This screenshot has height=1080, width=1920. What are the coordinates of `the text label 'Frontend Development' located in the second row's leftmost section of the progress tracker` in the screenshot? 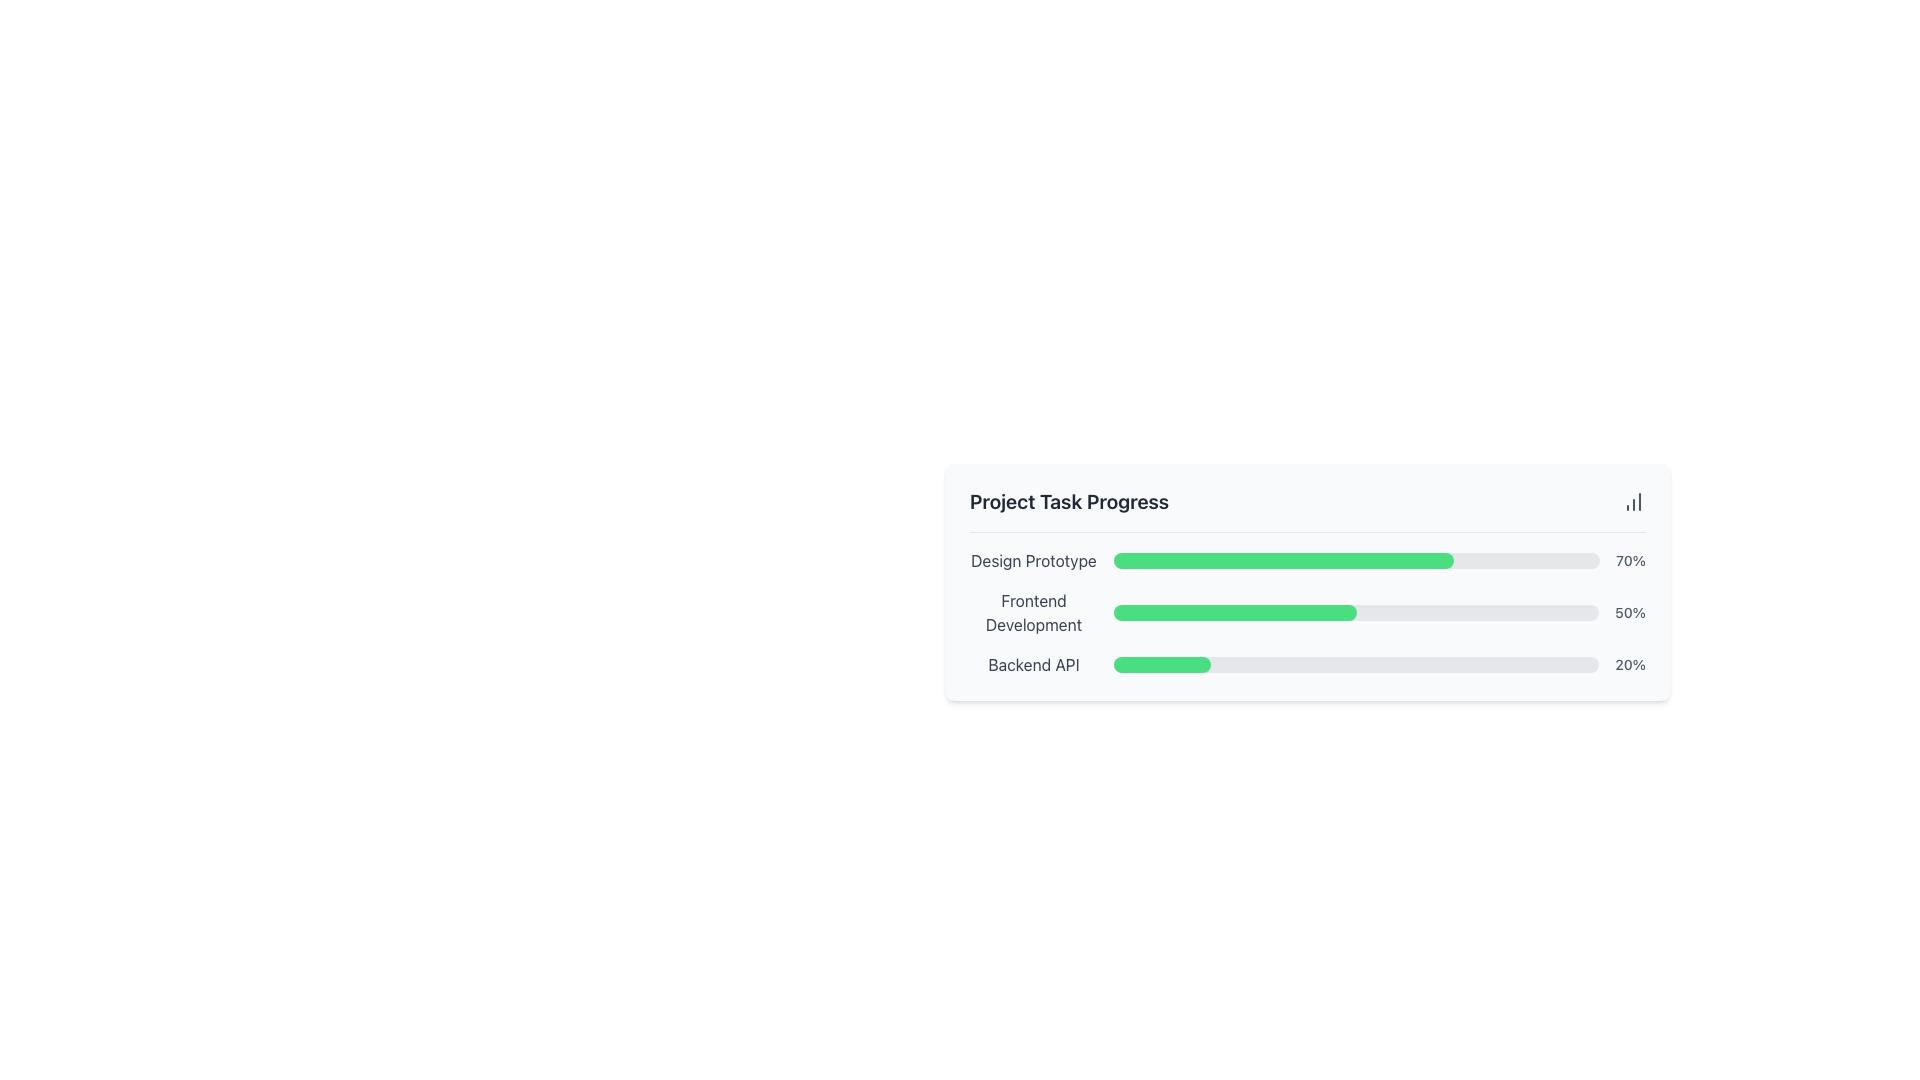 It's located at (1033, 612).